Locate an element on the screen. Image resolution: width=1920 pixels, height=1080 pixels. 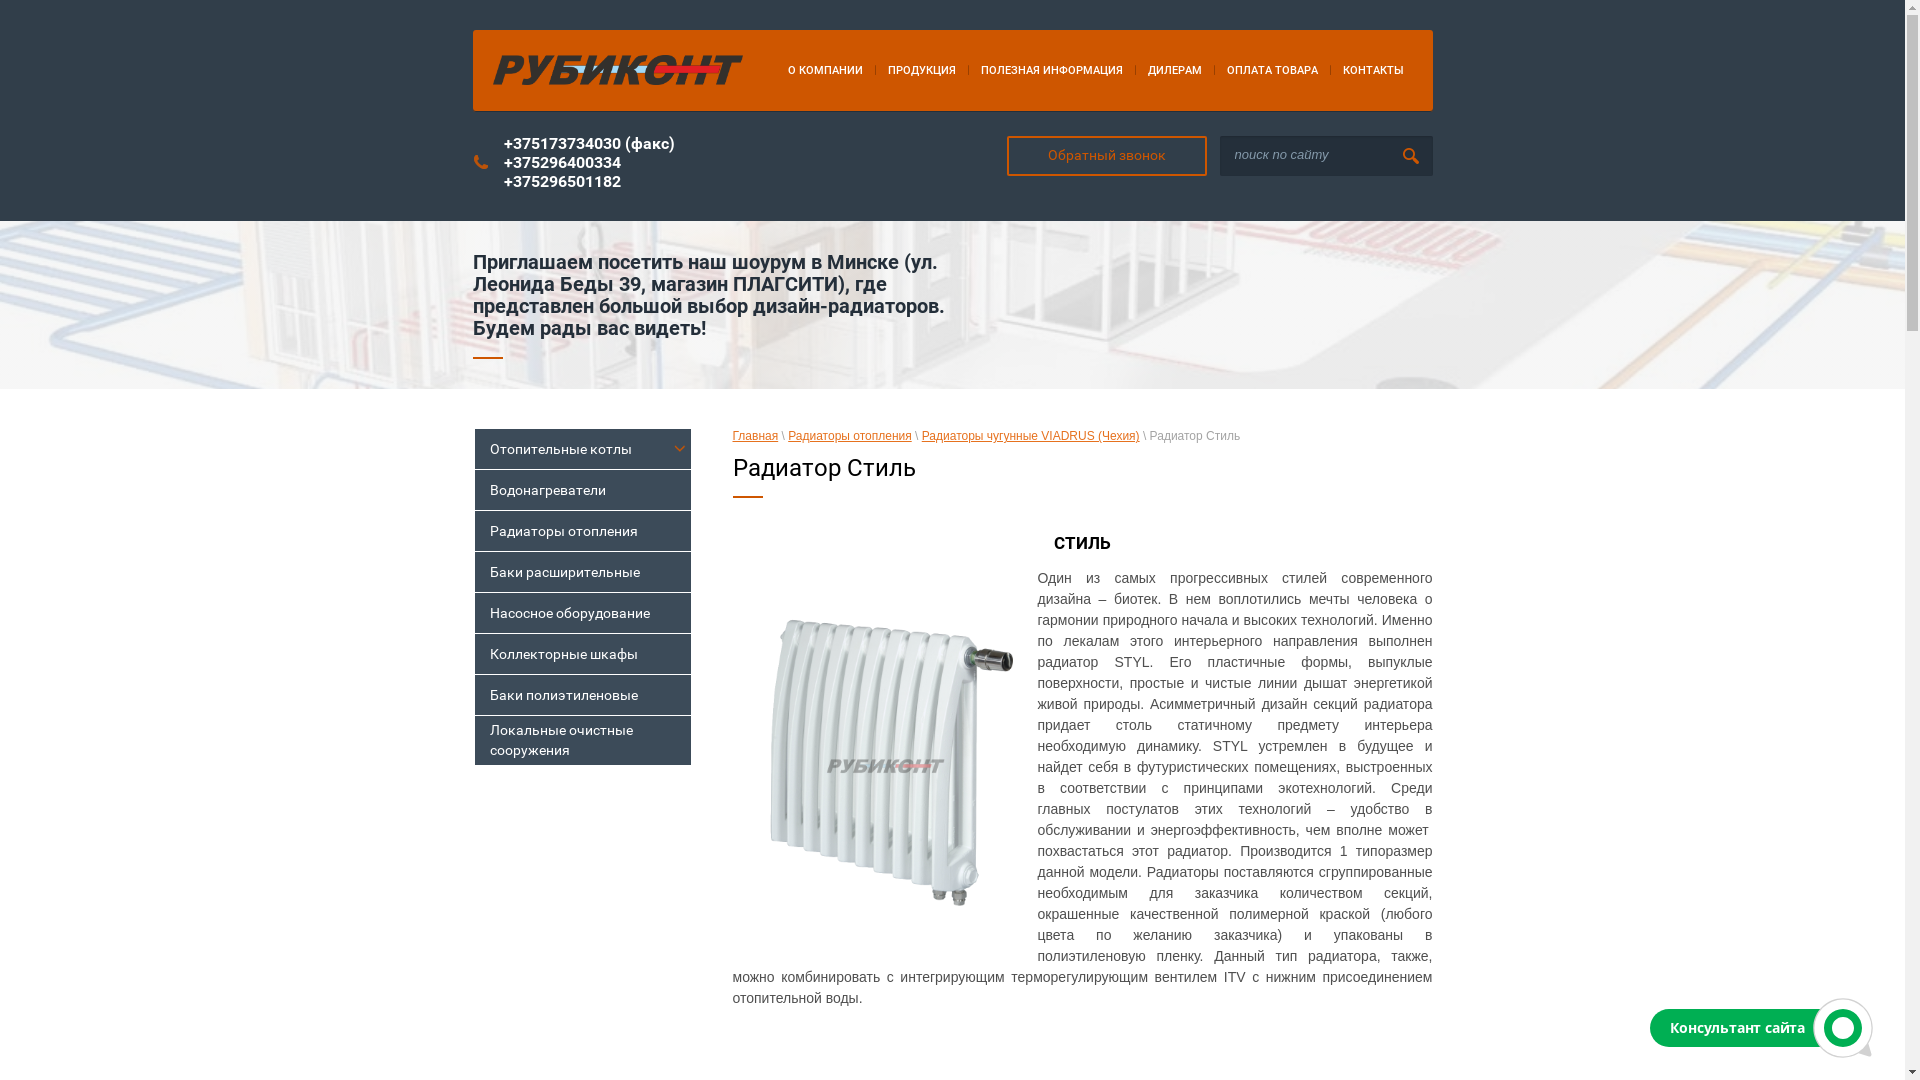
'+375296501182' is located at coordinates (561, 181).